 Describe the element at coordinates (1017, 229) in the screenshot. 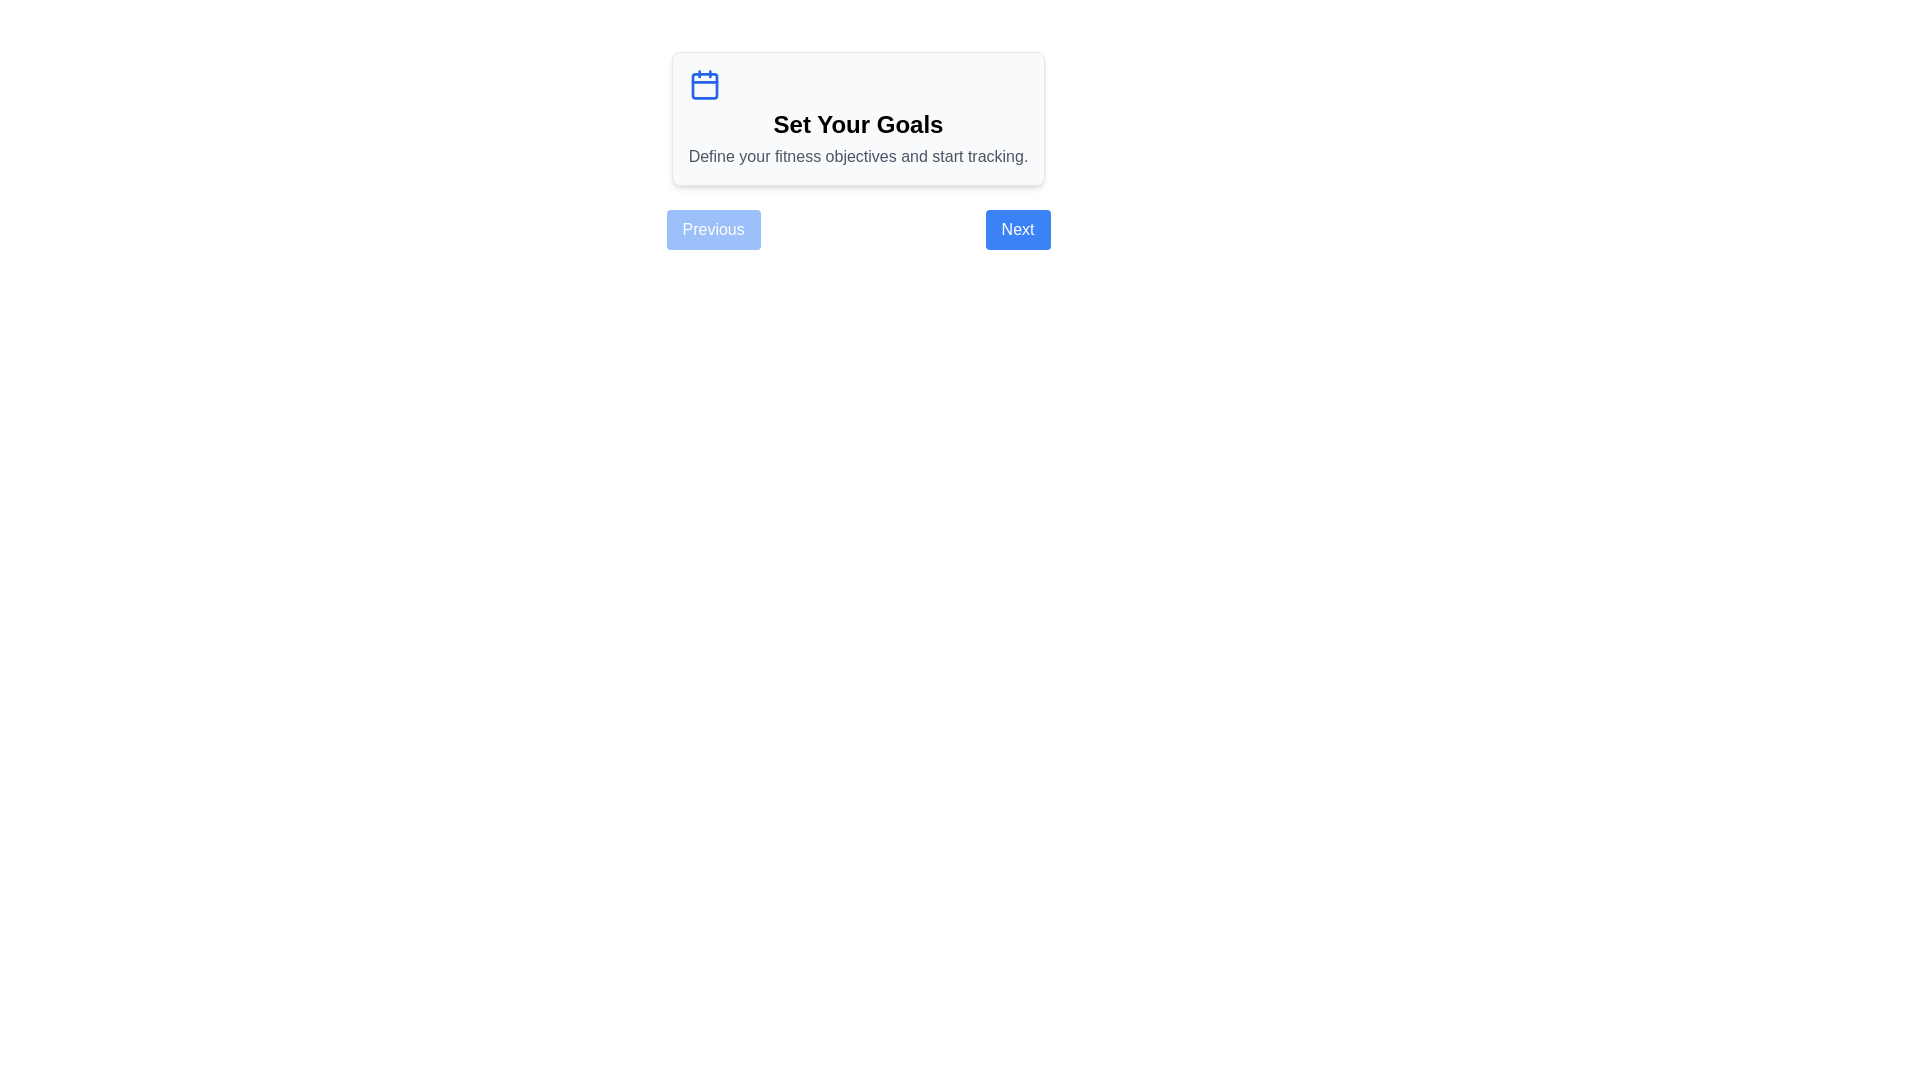

I see `the 'Next' button, which is a bright blue rectangular button with rounded corners, located below the 'Set Your Goals' header` at that location.